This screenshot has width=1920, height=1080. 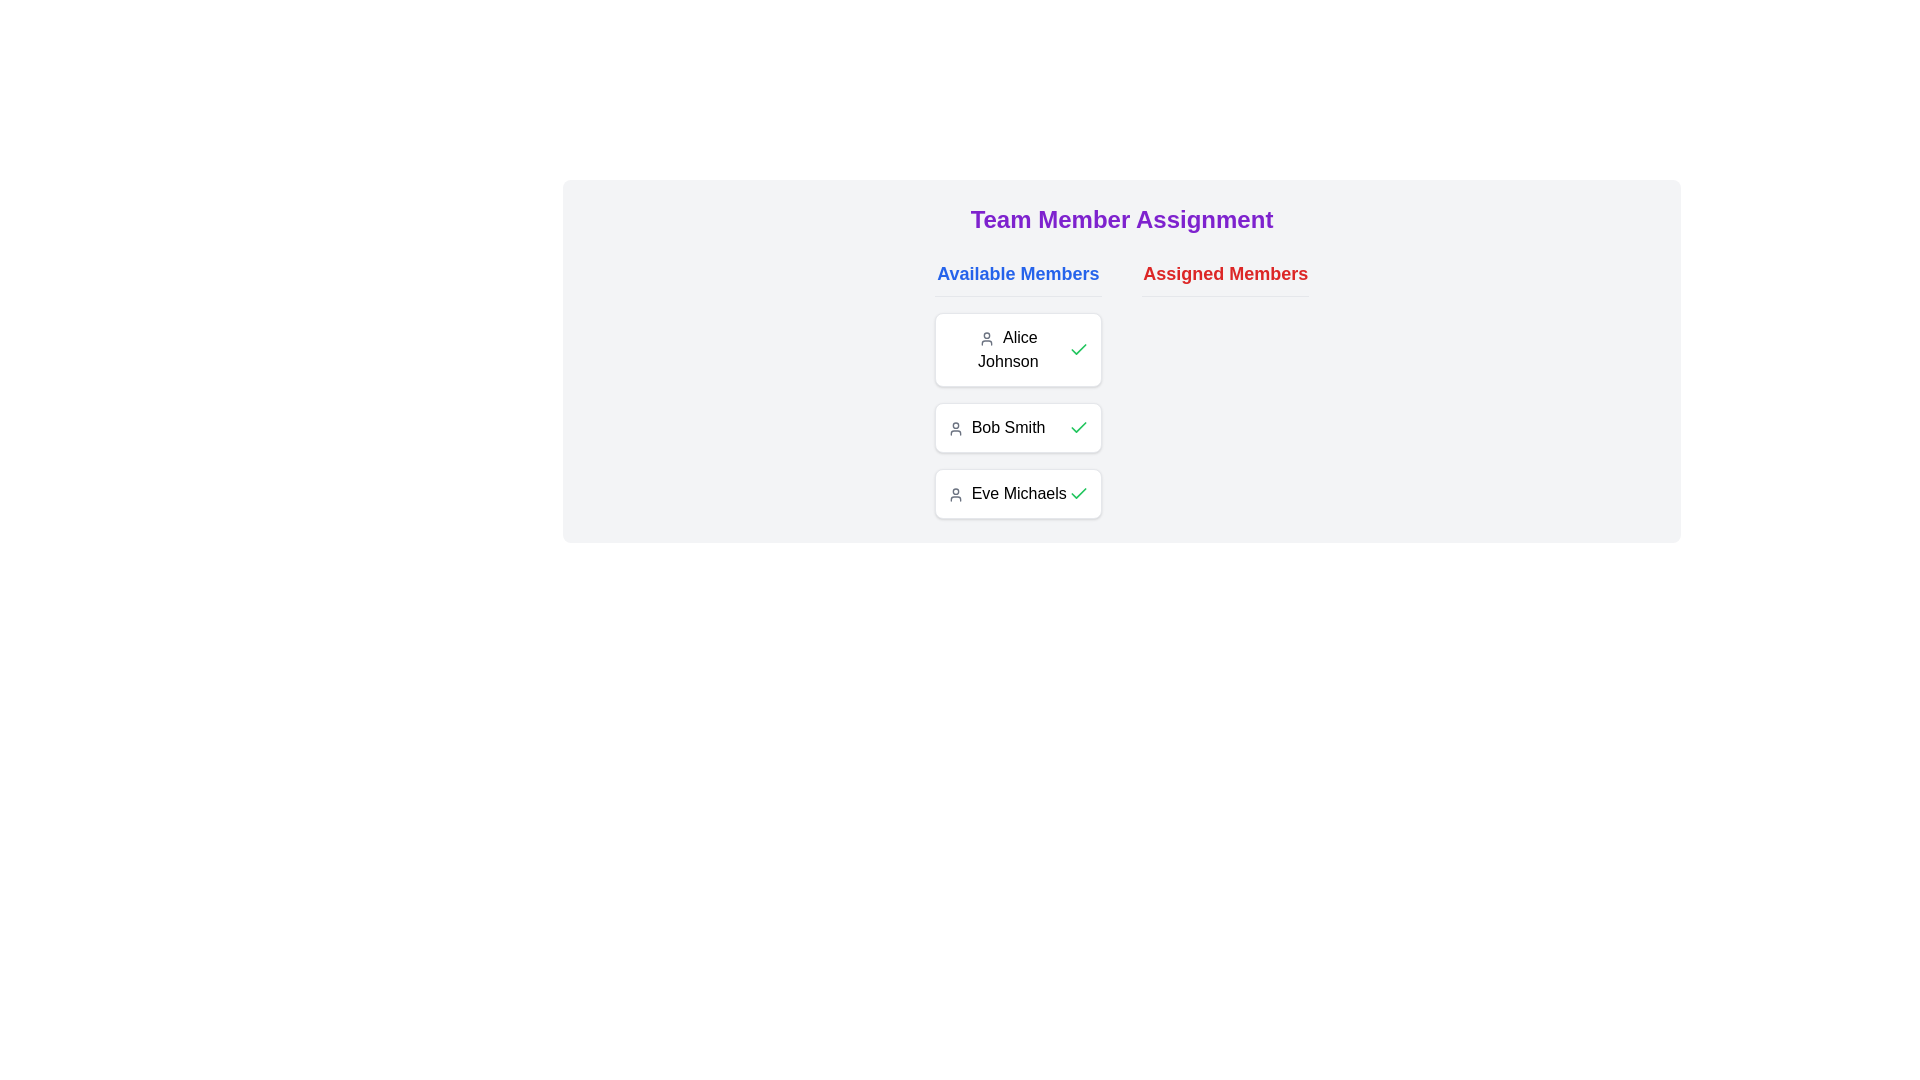 What do you see at coordinates (1078, 347) in the screenshot?
I see `the selection state displayed by the checkmark icon indicating the assignment status of team member 'Bob Smith'` at bounding box center [1078, 347].